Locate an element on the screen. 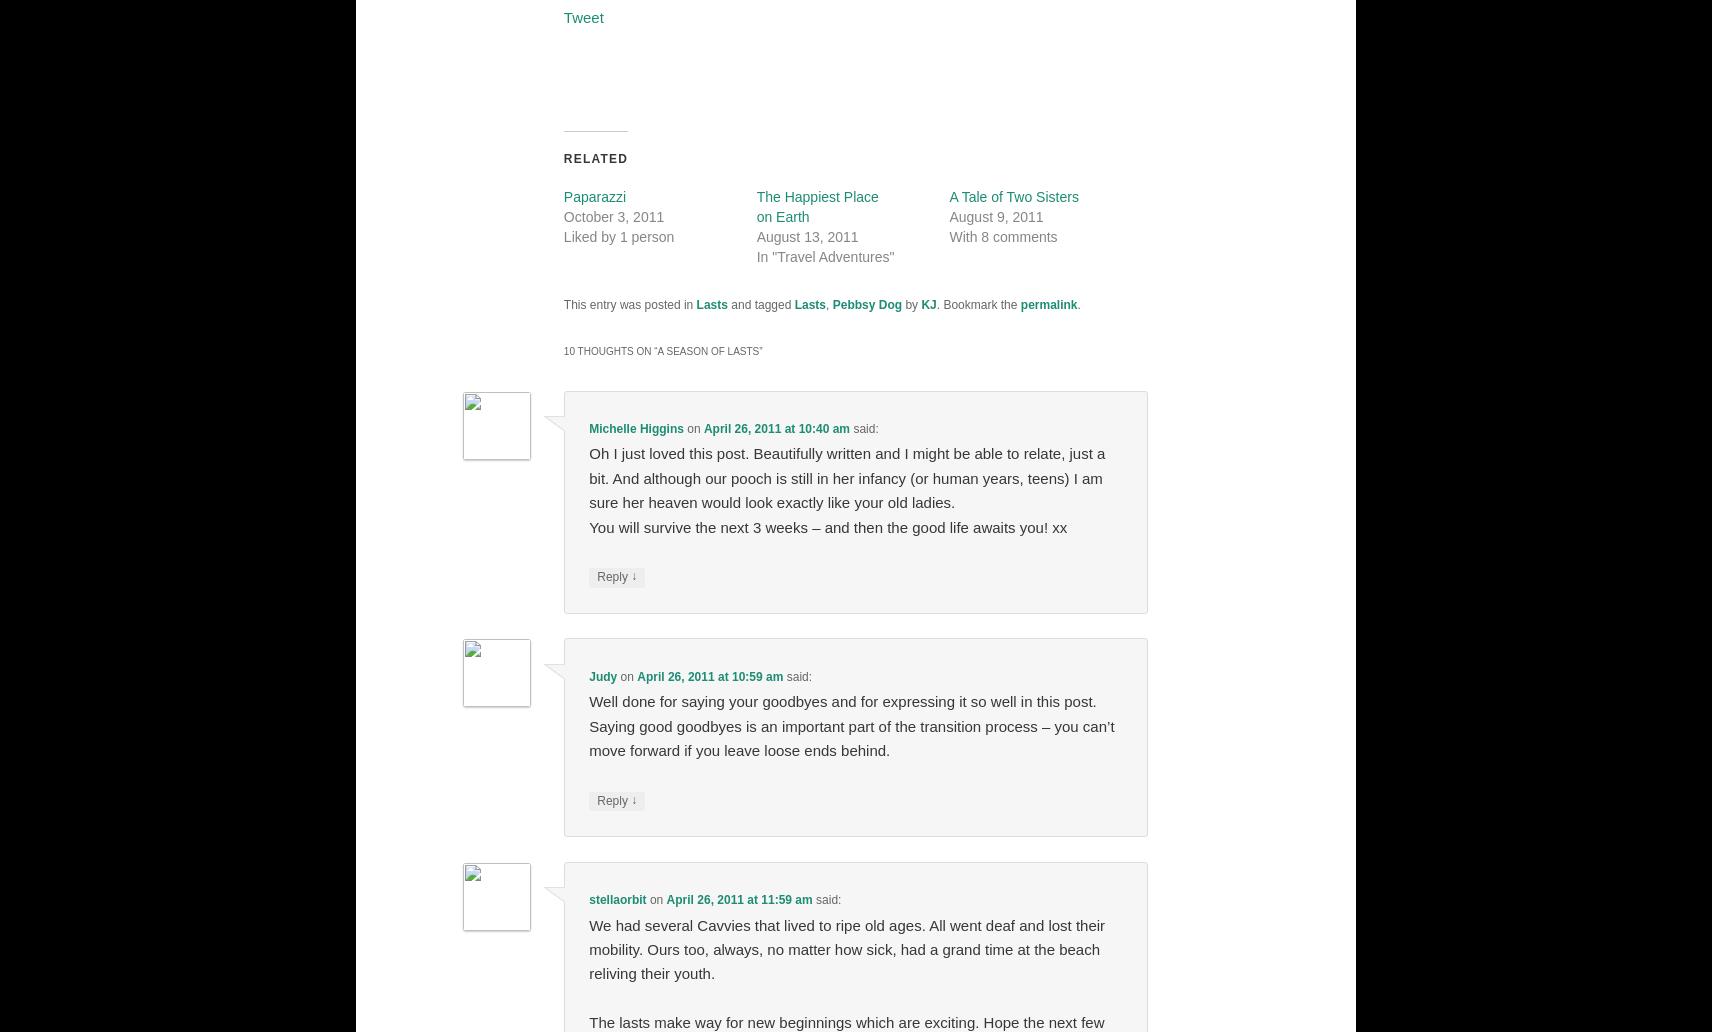  'stellaorbit' is located at coordinates (616, 900).